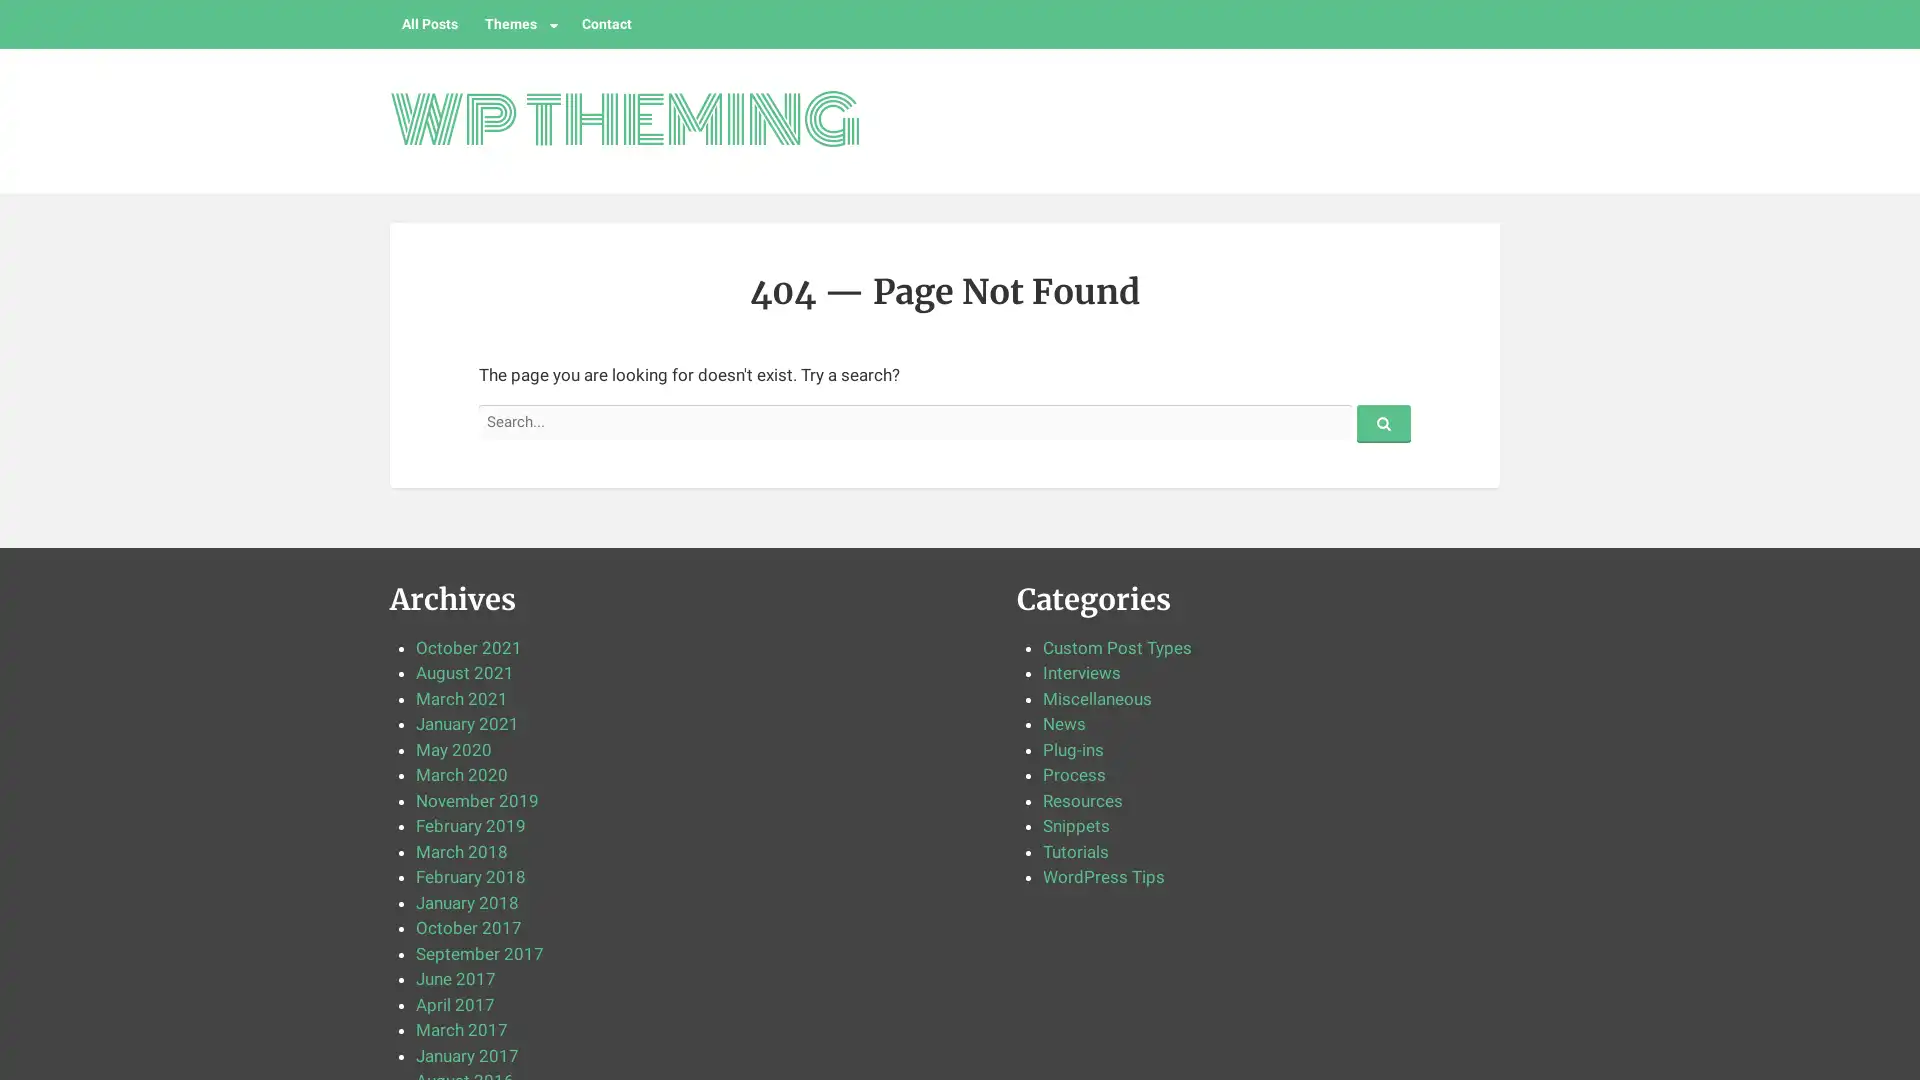 The image size is (1920, 1080). What do you see at coordinates (1382, 423) in the screenshot?
I see `Search...` at bounding box center [1382, 423].